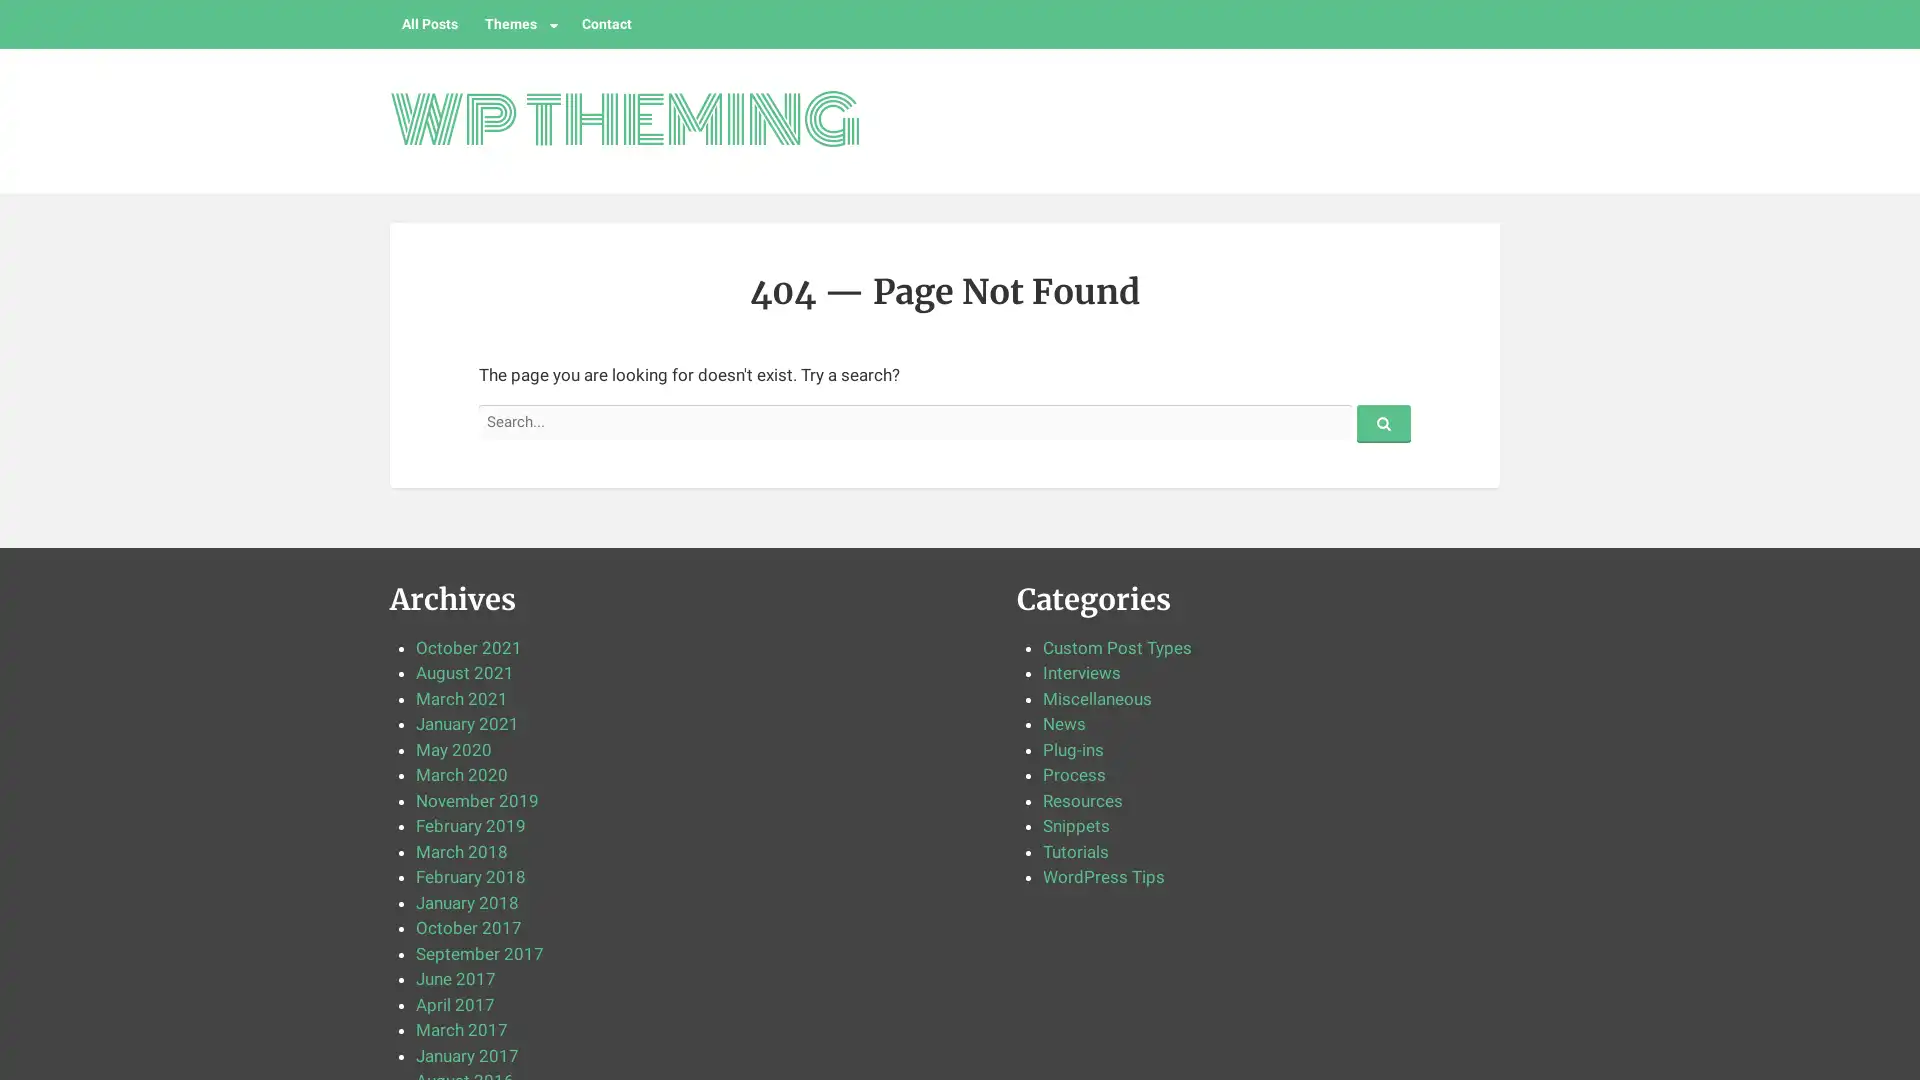 The image size is (1920, 1080). What do you see at coordinates (1382, 423) in the screenshot?
I see `Search...` at bounding box center [1382, 423].